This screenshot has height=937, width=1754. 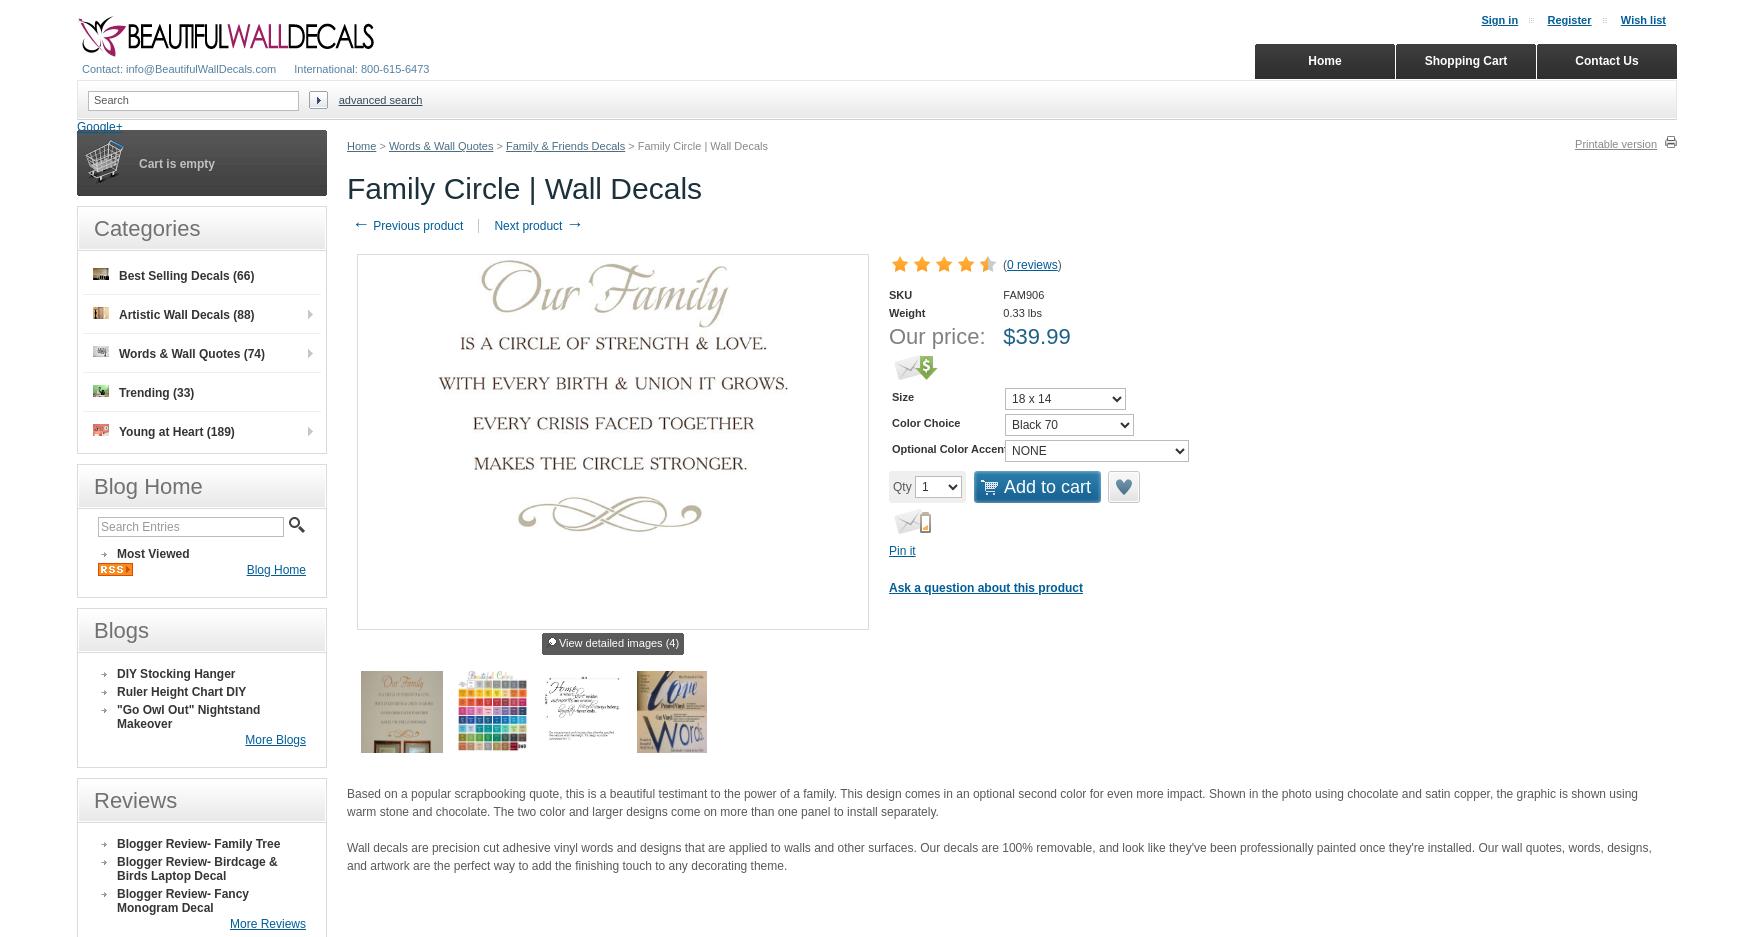 What do you see at coordinates (1031, 264) in the screenshot?
I see `'0 reviews'` at bounding box center [1031, 264].